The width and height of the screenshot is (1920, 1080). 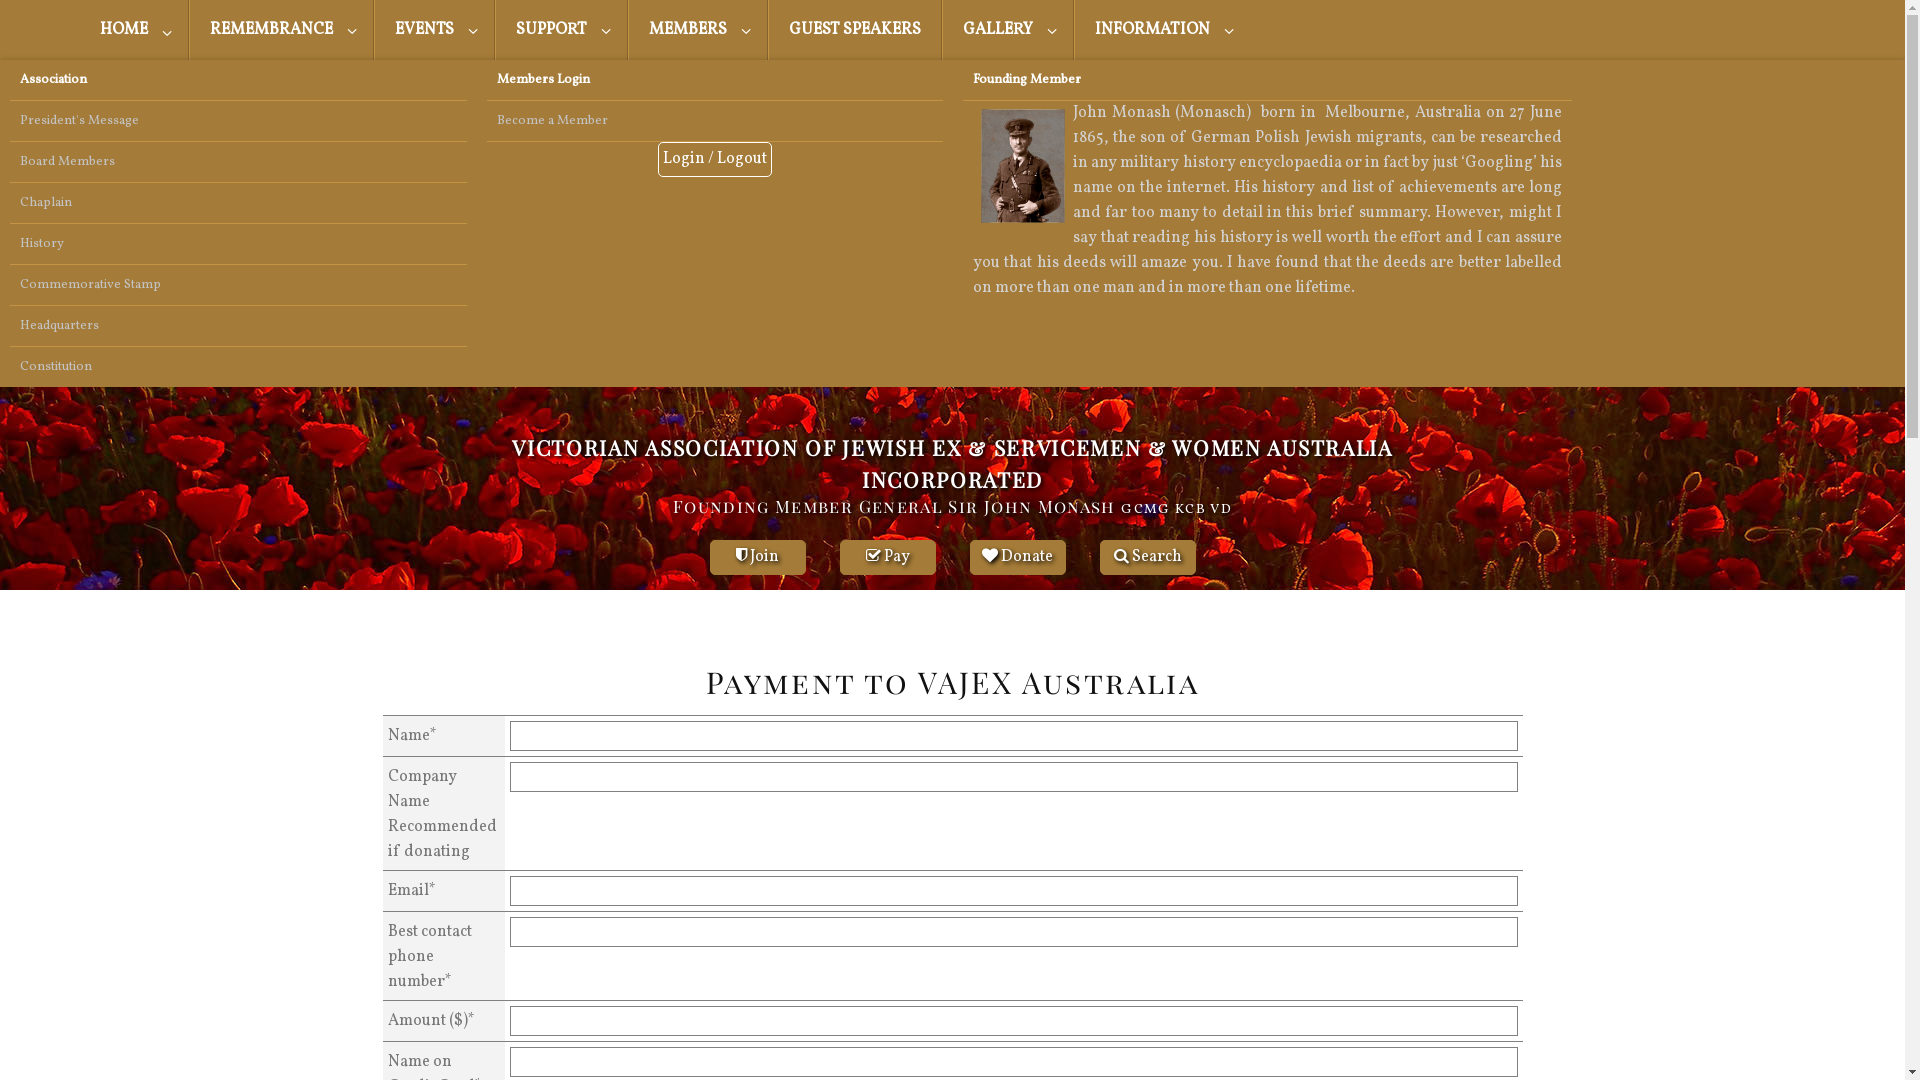 What do you see at coordinates (433, 30) in the screenshot?
I see `'EVENTS'` at bounding box center [433, 30].